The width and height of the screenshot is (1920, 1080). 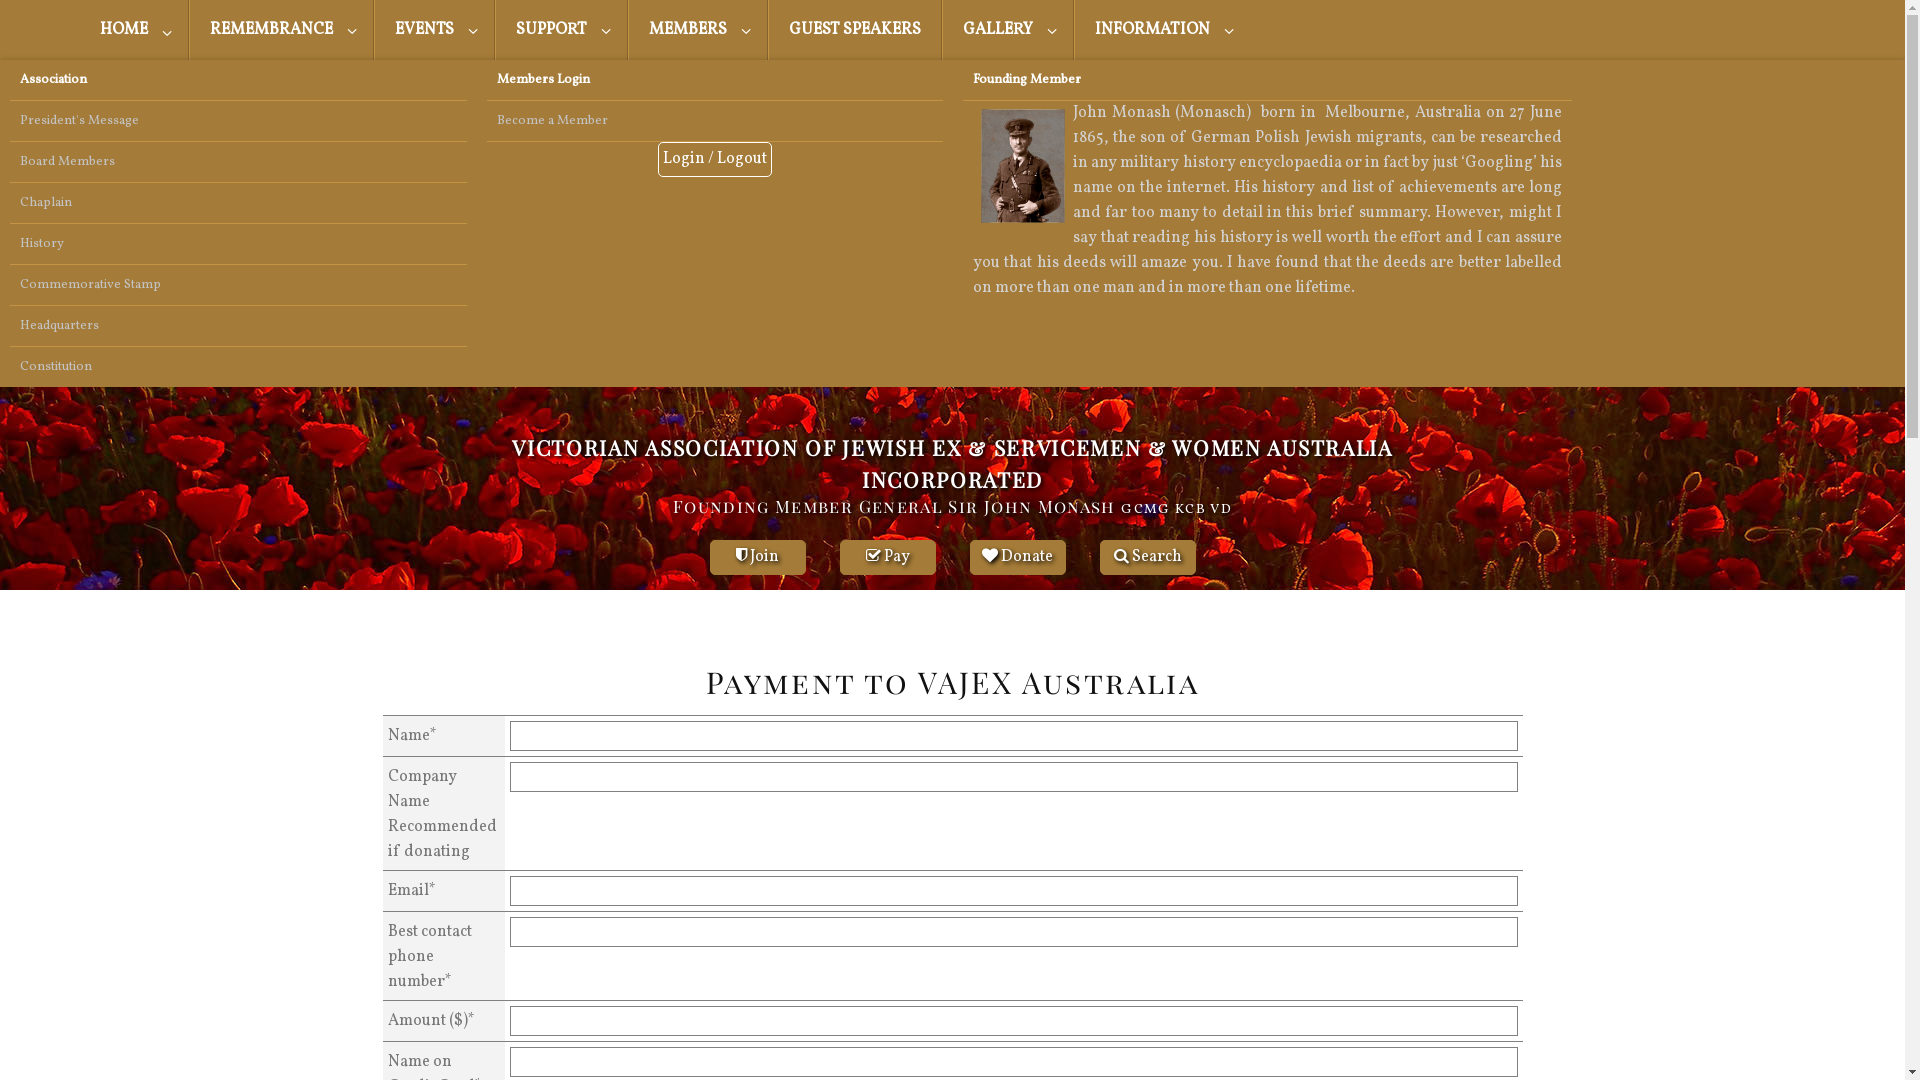 What do you see at coordinates (433, 30) in the screenshot?
I see `'EVENTS'` at bounding box center [433, 30].